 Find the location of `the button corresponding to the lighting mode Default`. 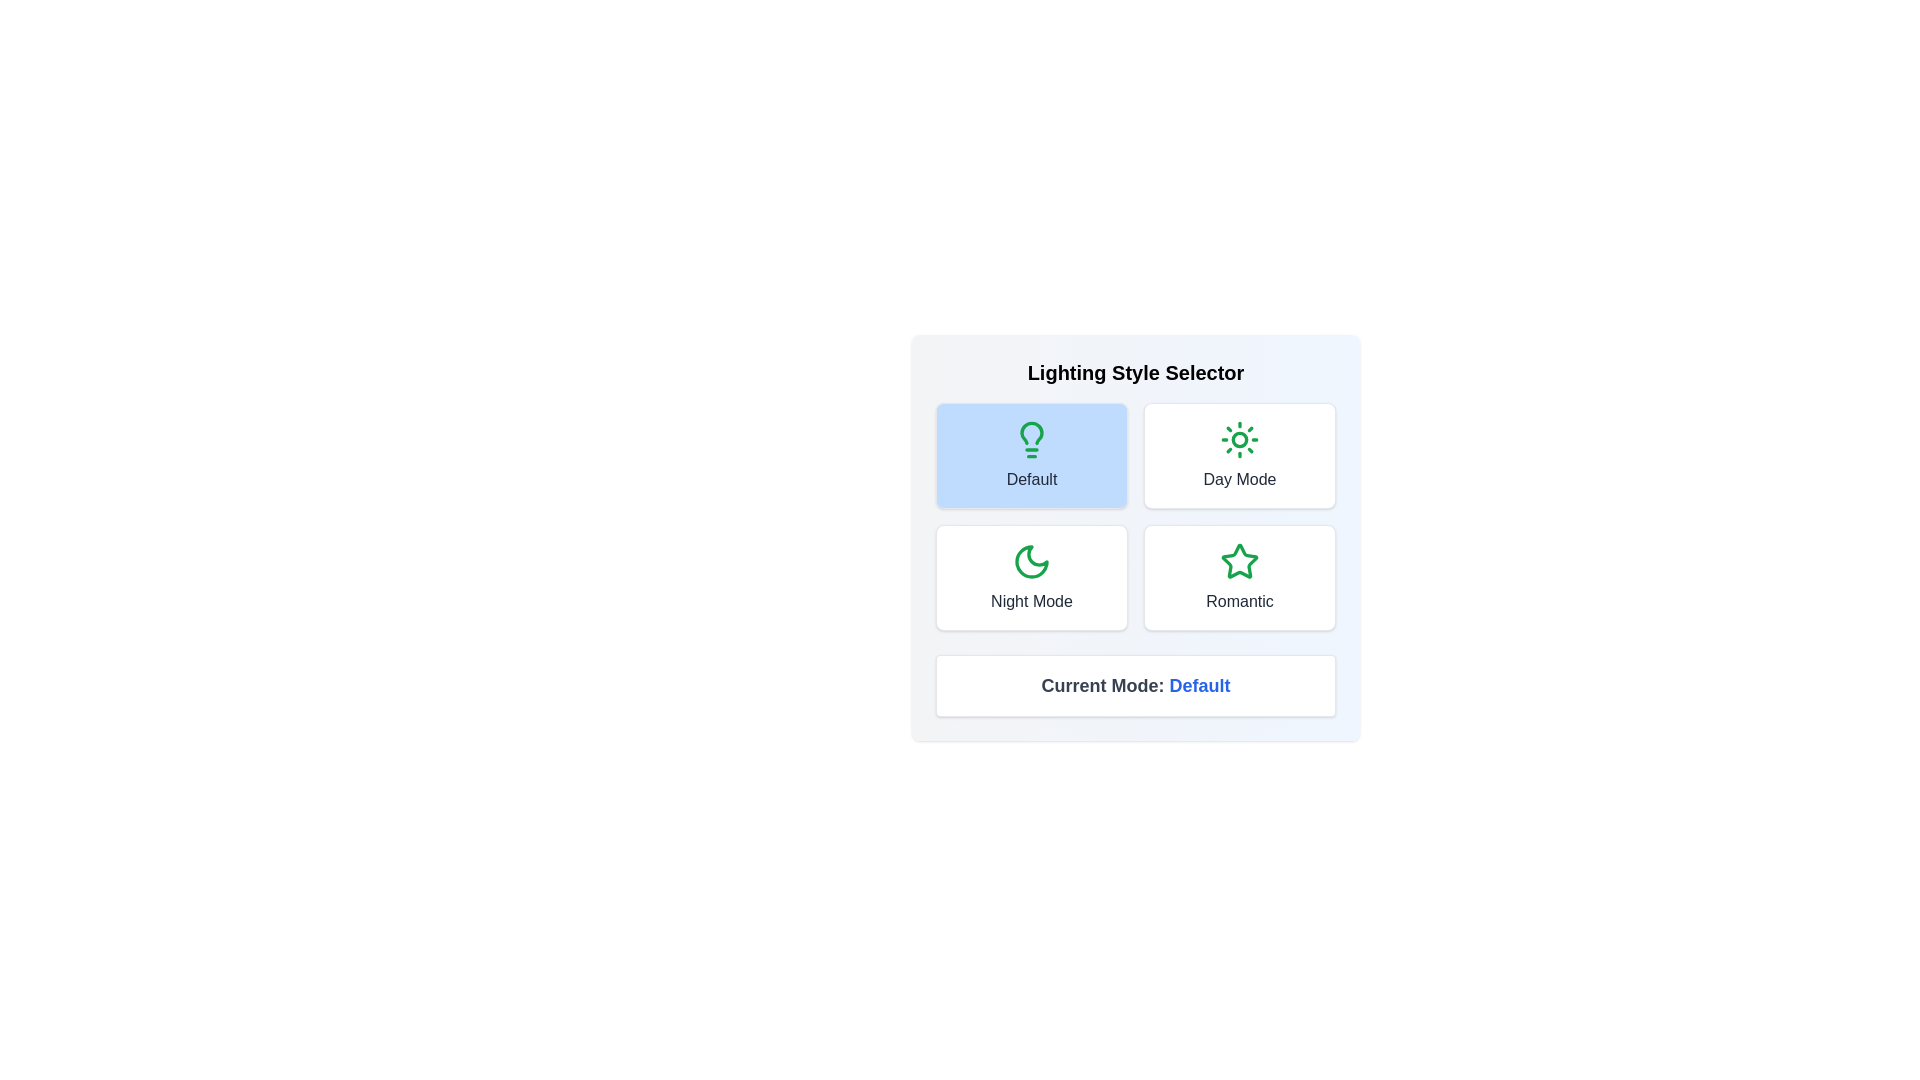

the button corresponding to the lighting mode Default is located at coordinates (1032, 455).